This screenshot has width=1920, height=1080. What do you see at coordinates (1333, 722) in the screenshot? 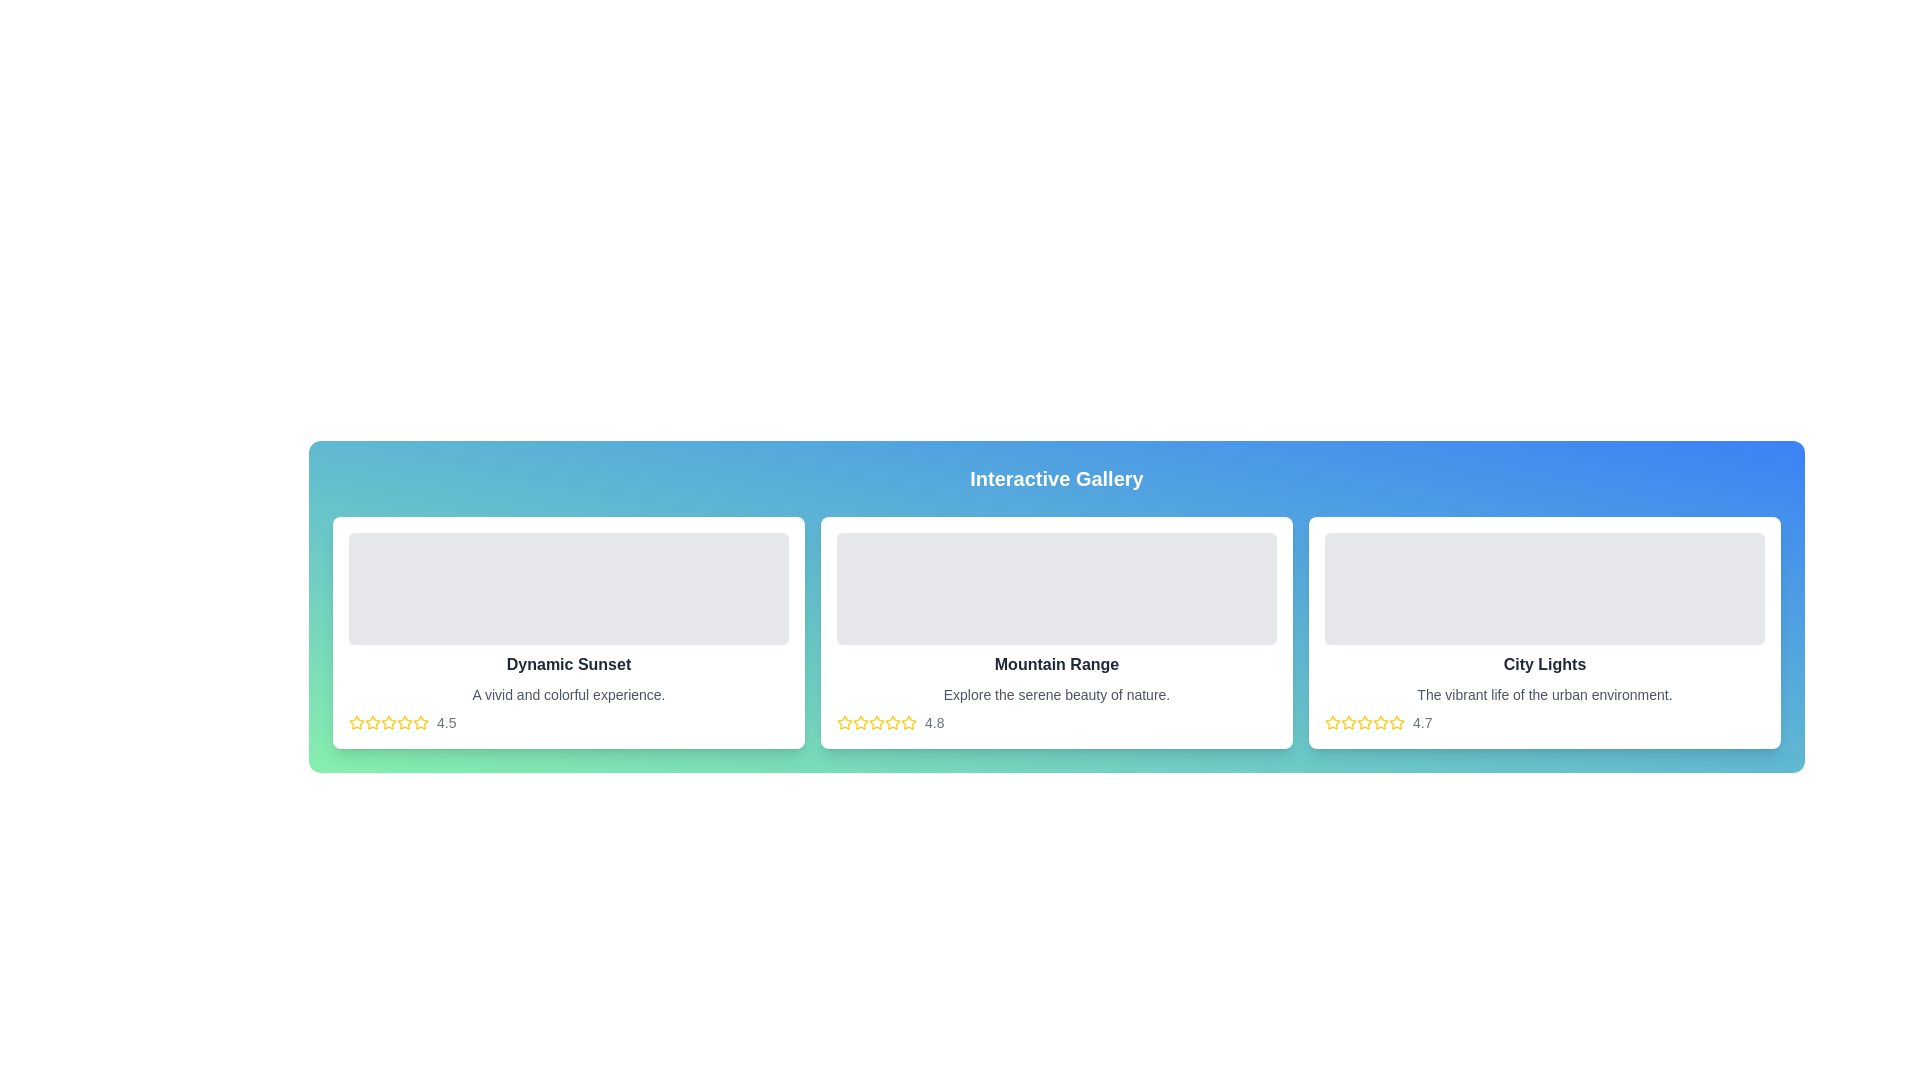
I see `the small star-shaped icon with a yellow outline and a white interior, located under the 'City Lights' title in the interactive gallery, specifically the leftmost star in the rating system` at bounding box center [1333, 722].